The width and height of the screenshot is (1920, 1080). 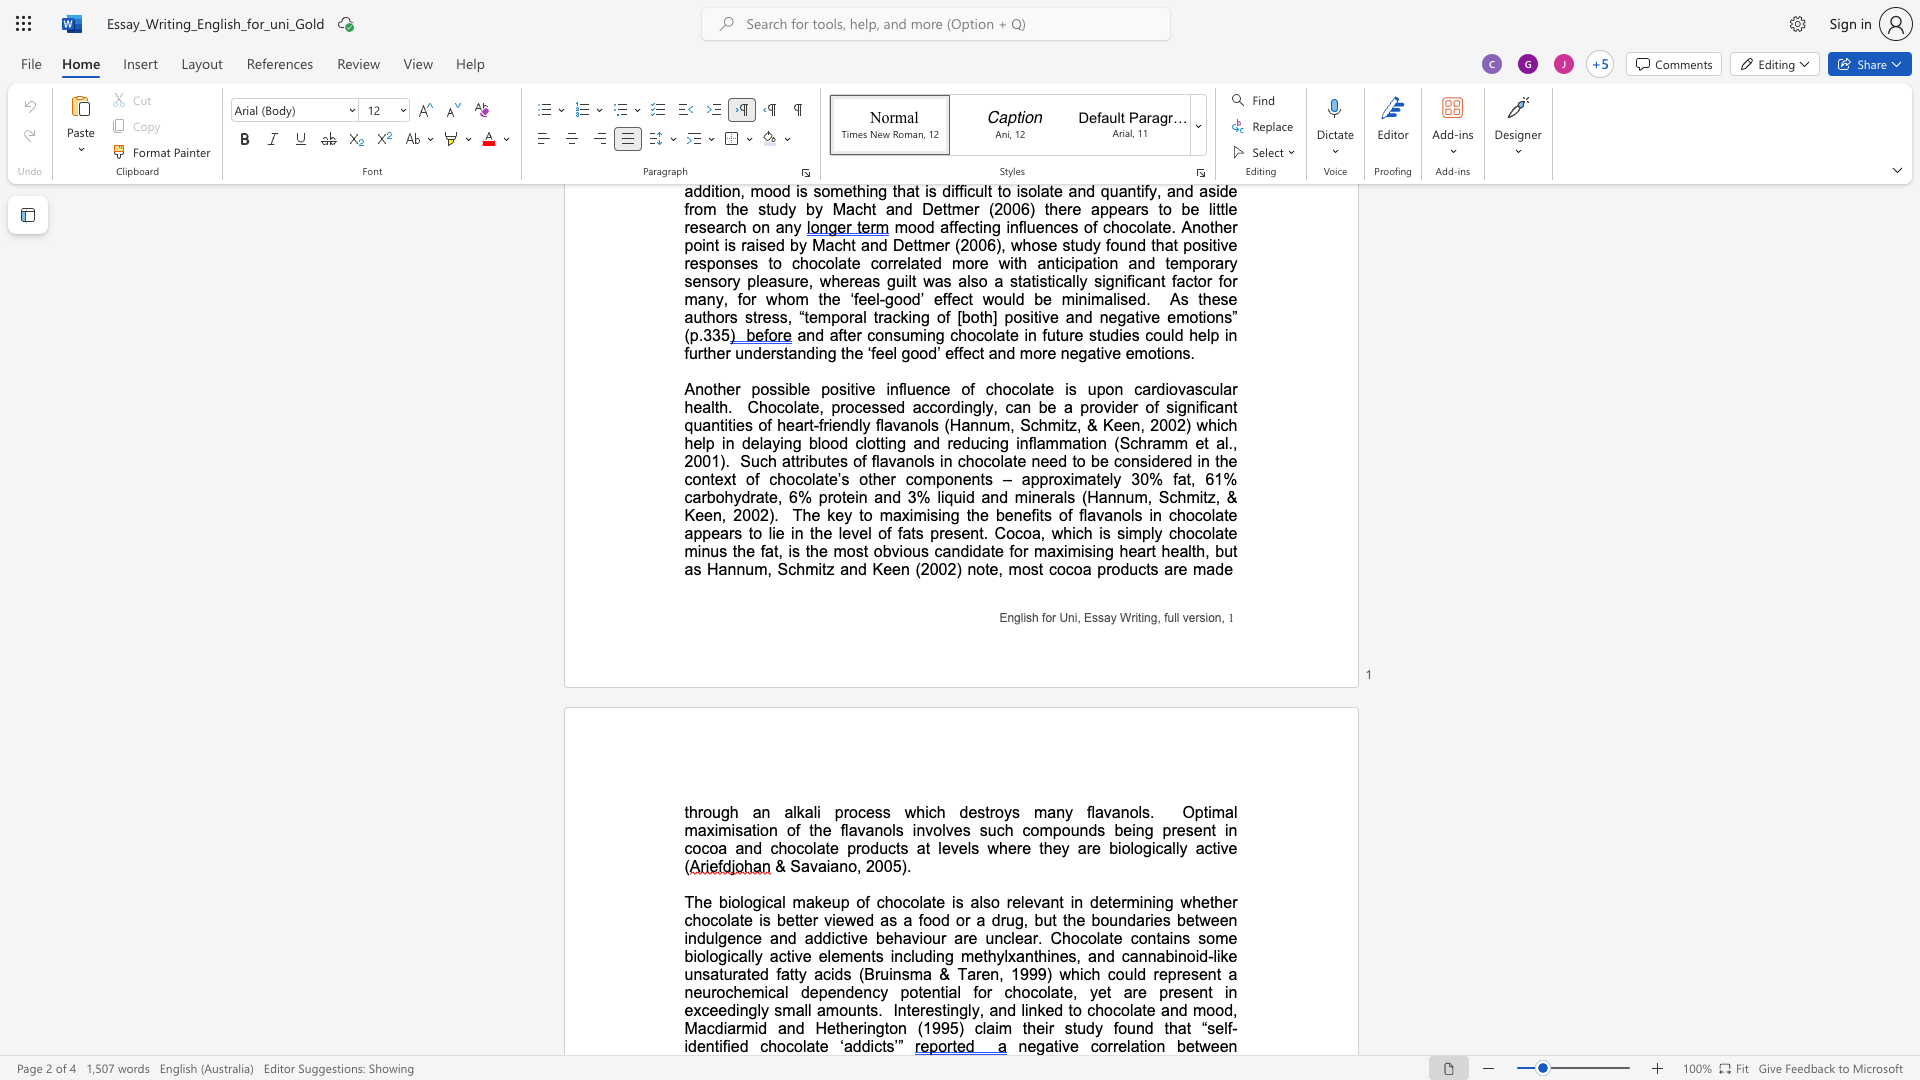 What do you see at coordinates (1190, 479) in the screenshot?
I see `the space between the continuous character "t" and "," in the text` at bounding box center [1190, 479].